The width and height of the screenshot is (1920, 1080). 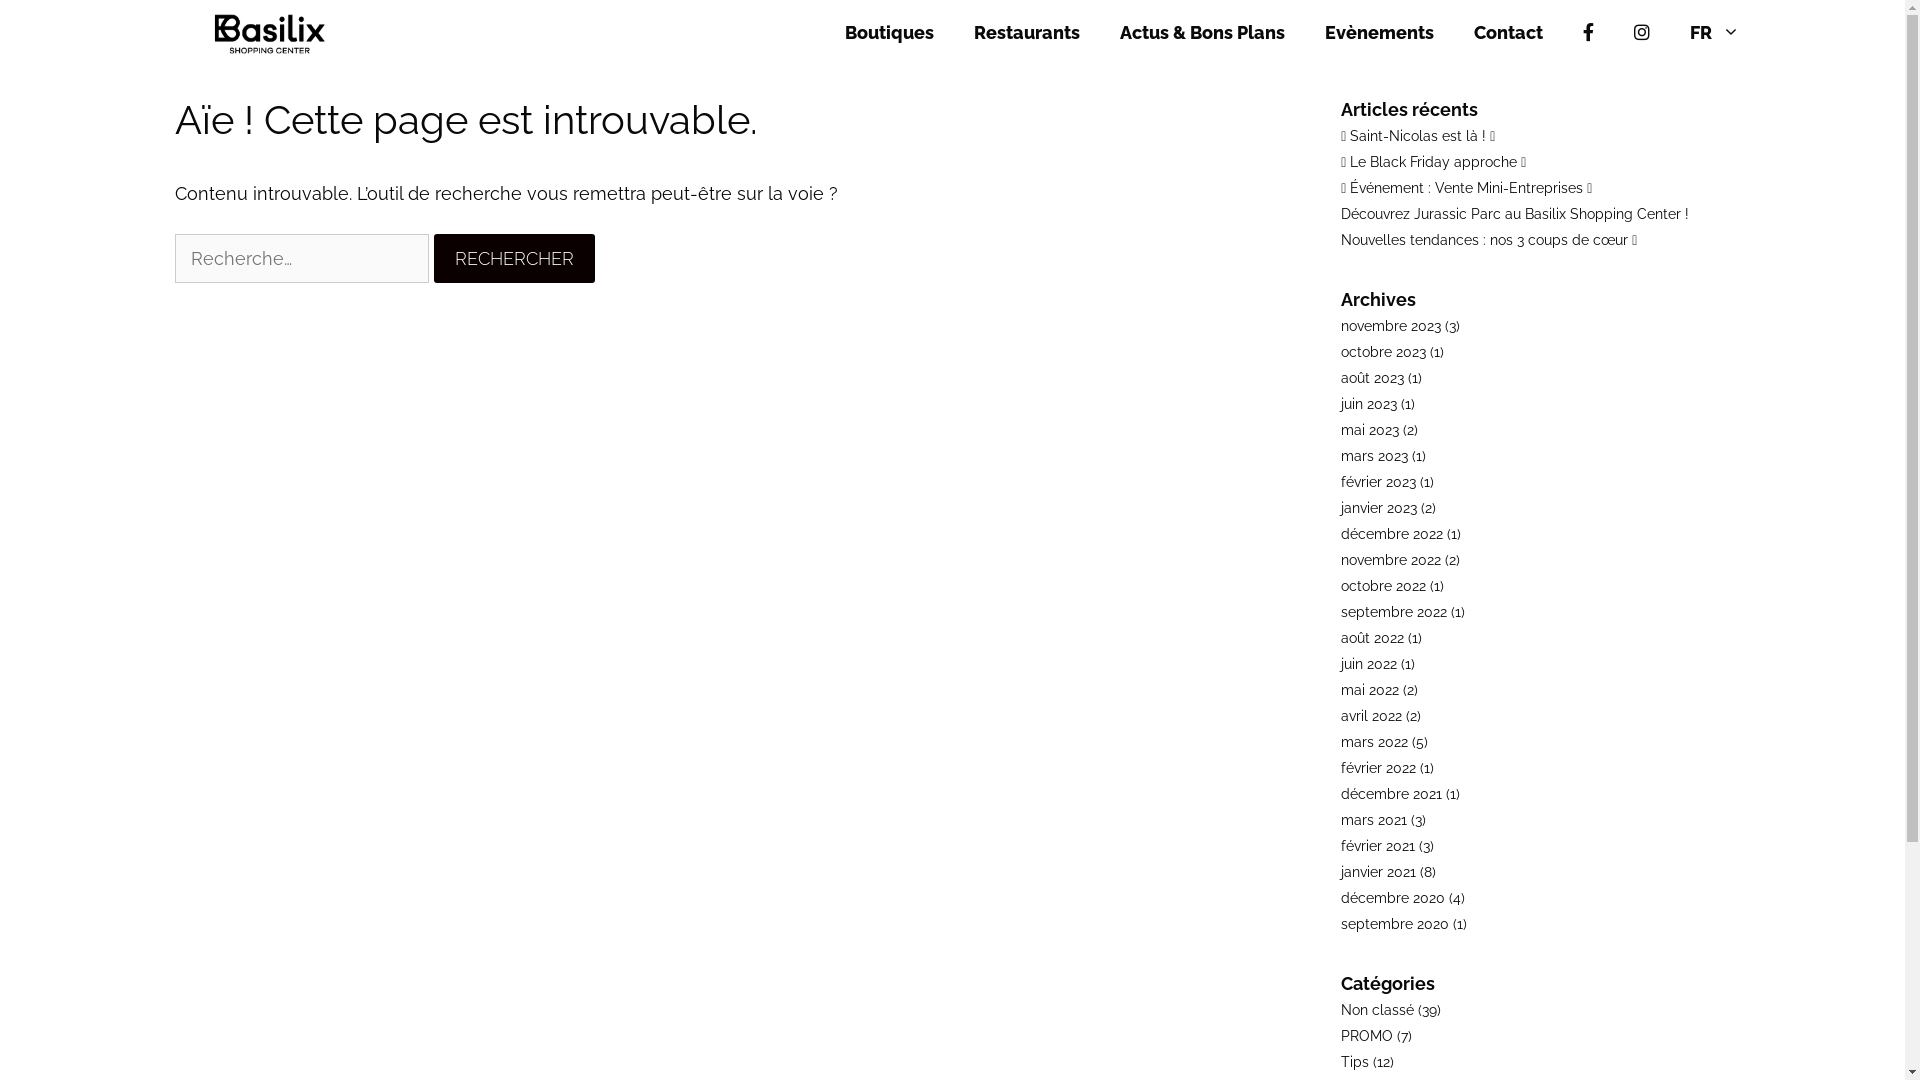 What do you see at coordinates (1373, 741) in the screenshot?
I see `'mars 2022'` at bounding box center [1373, 741].